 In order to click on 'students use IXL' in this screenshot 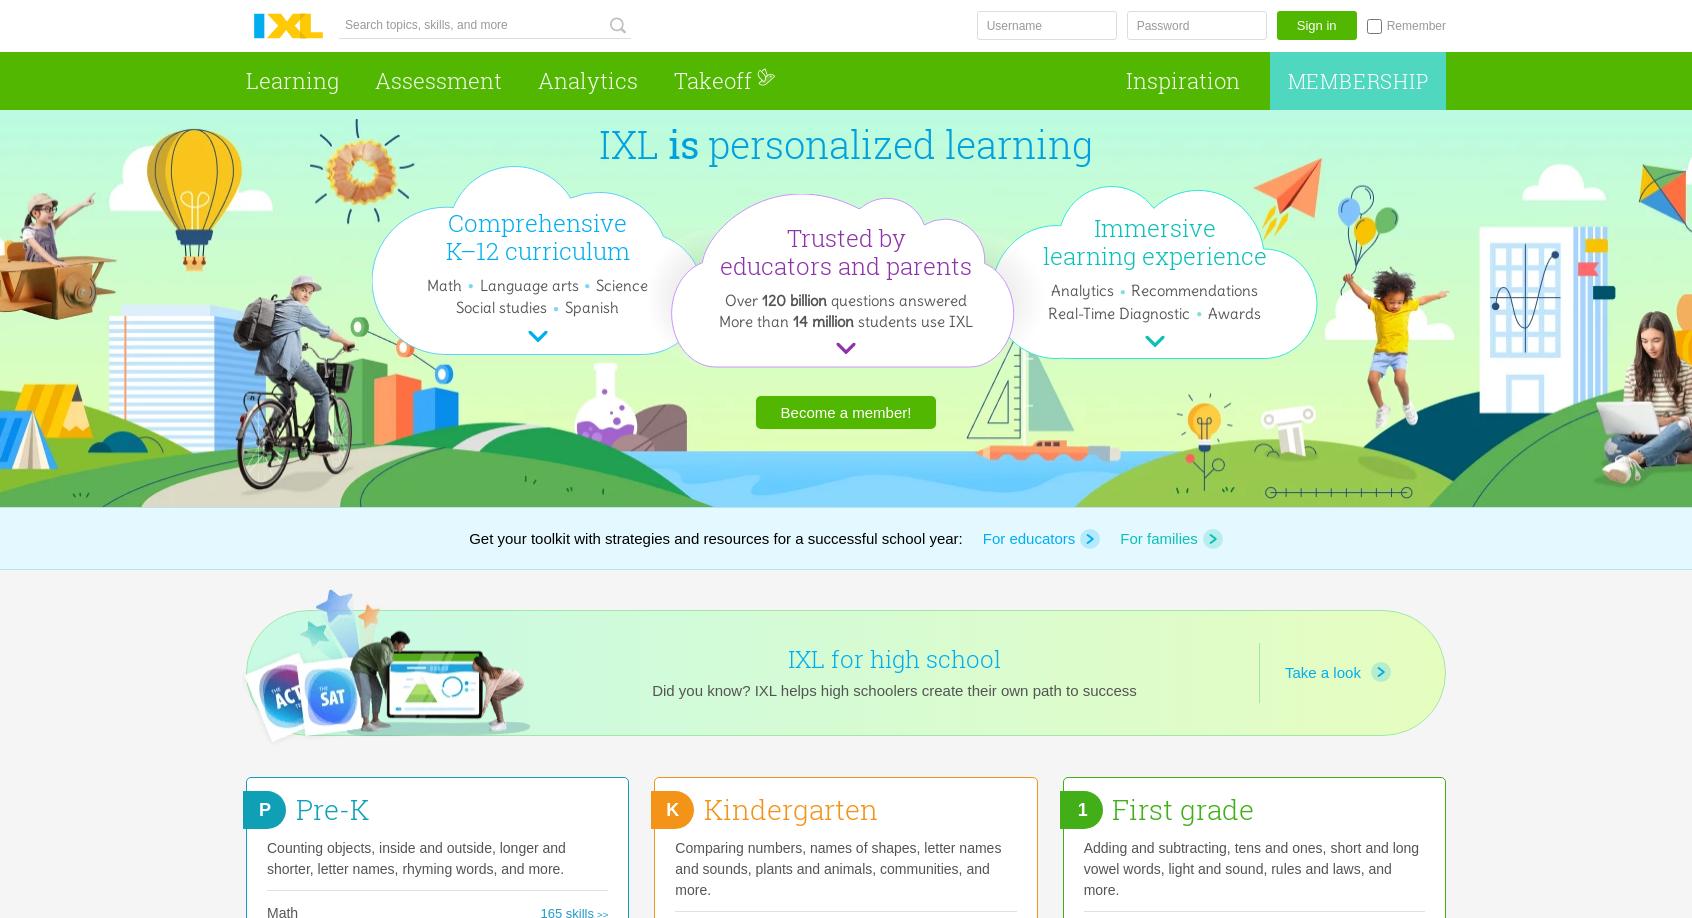, I will do `click(912, 320)`.